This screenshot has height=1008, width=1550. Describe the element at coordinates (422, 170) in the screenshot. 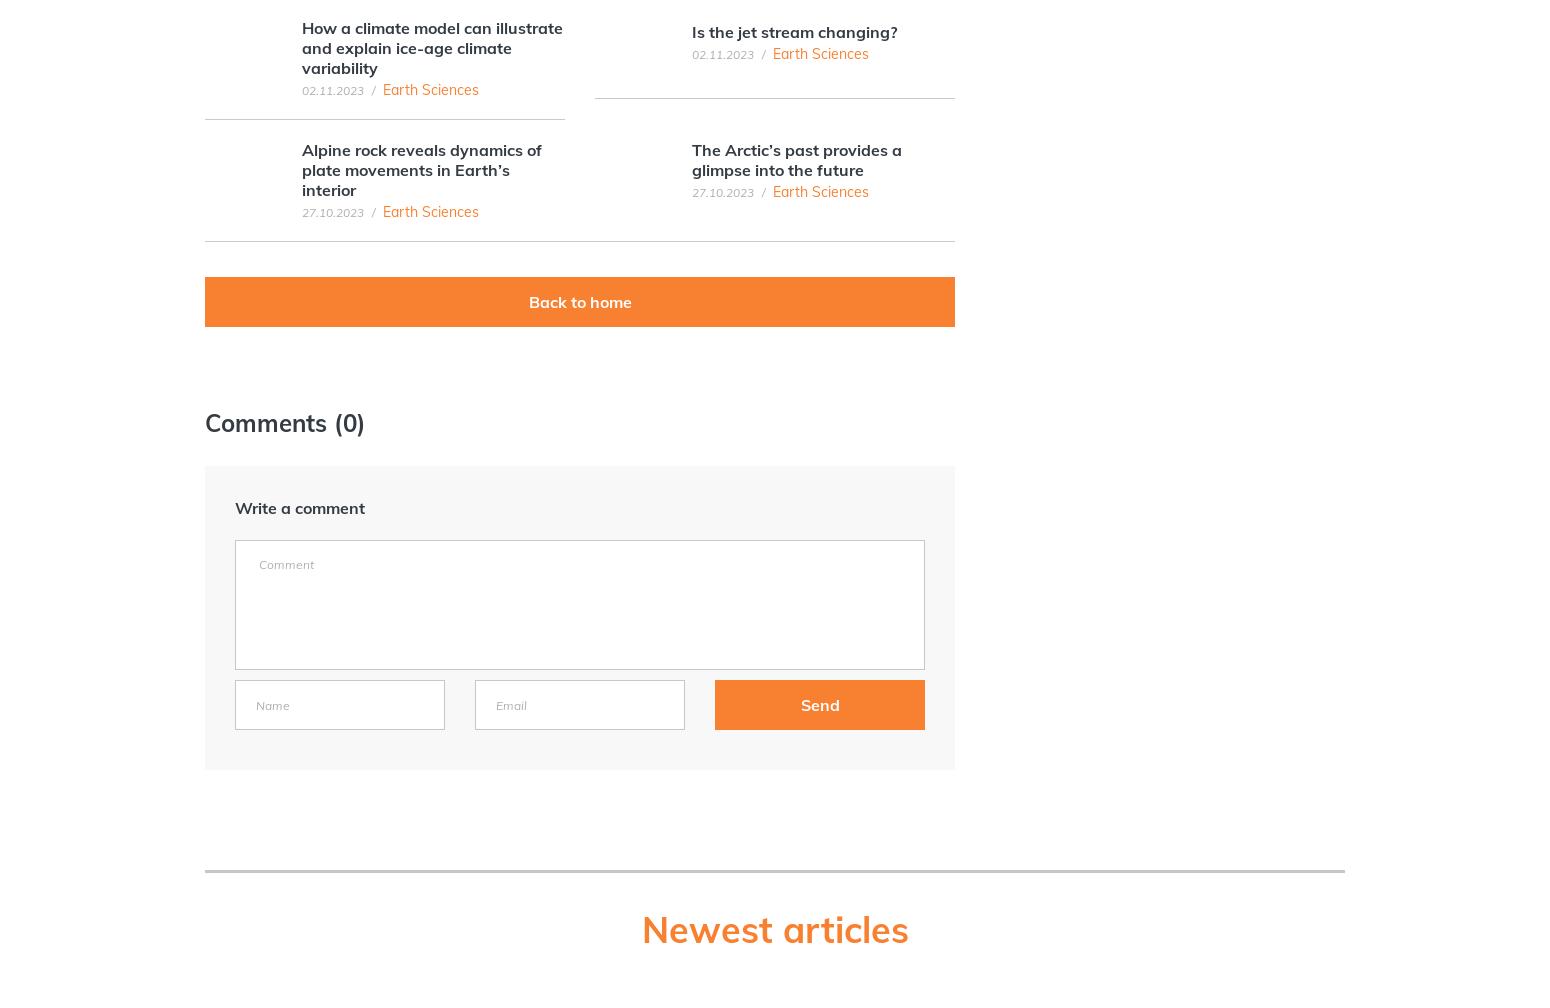

I see `'Alpine rock reveals dynamics of plate movements in Earth’s interior'` at that location.